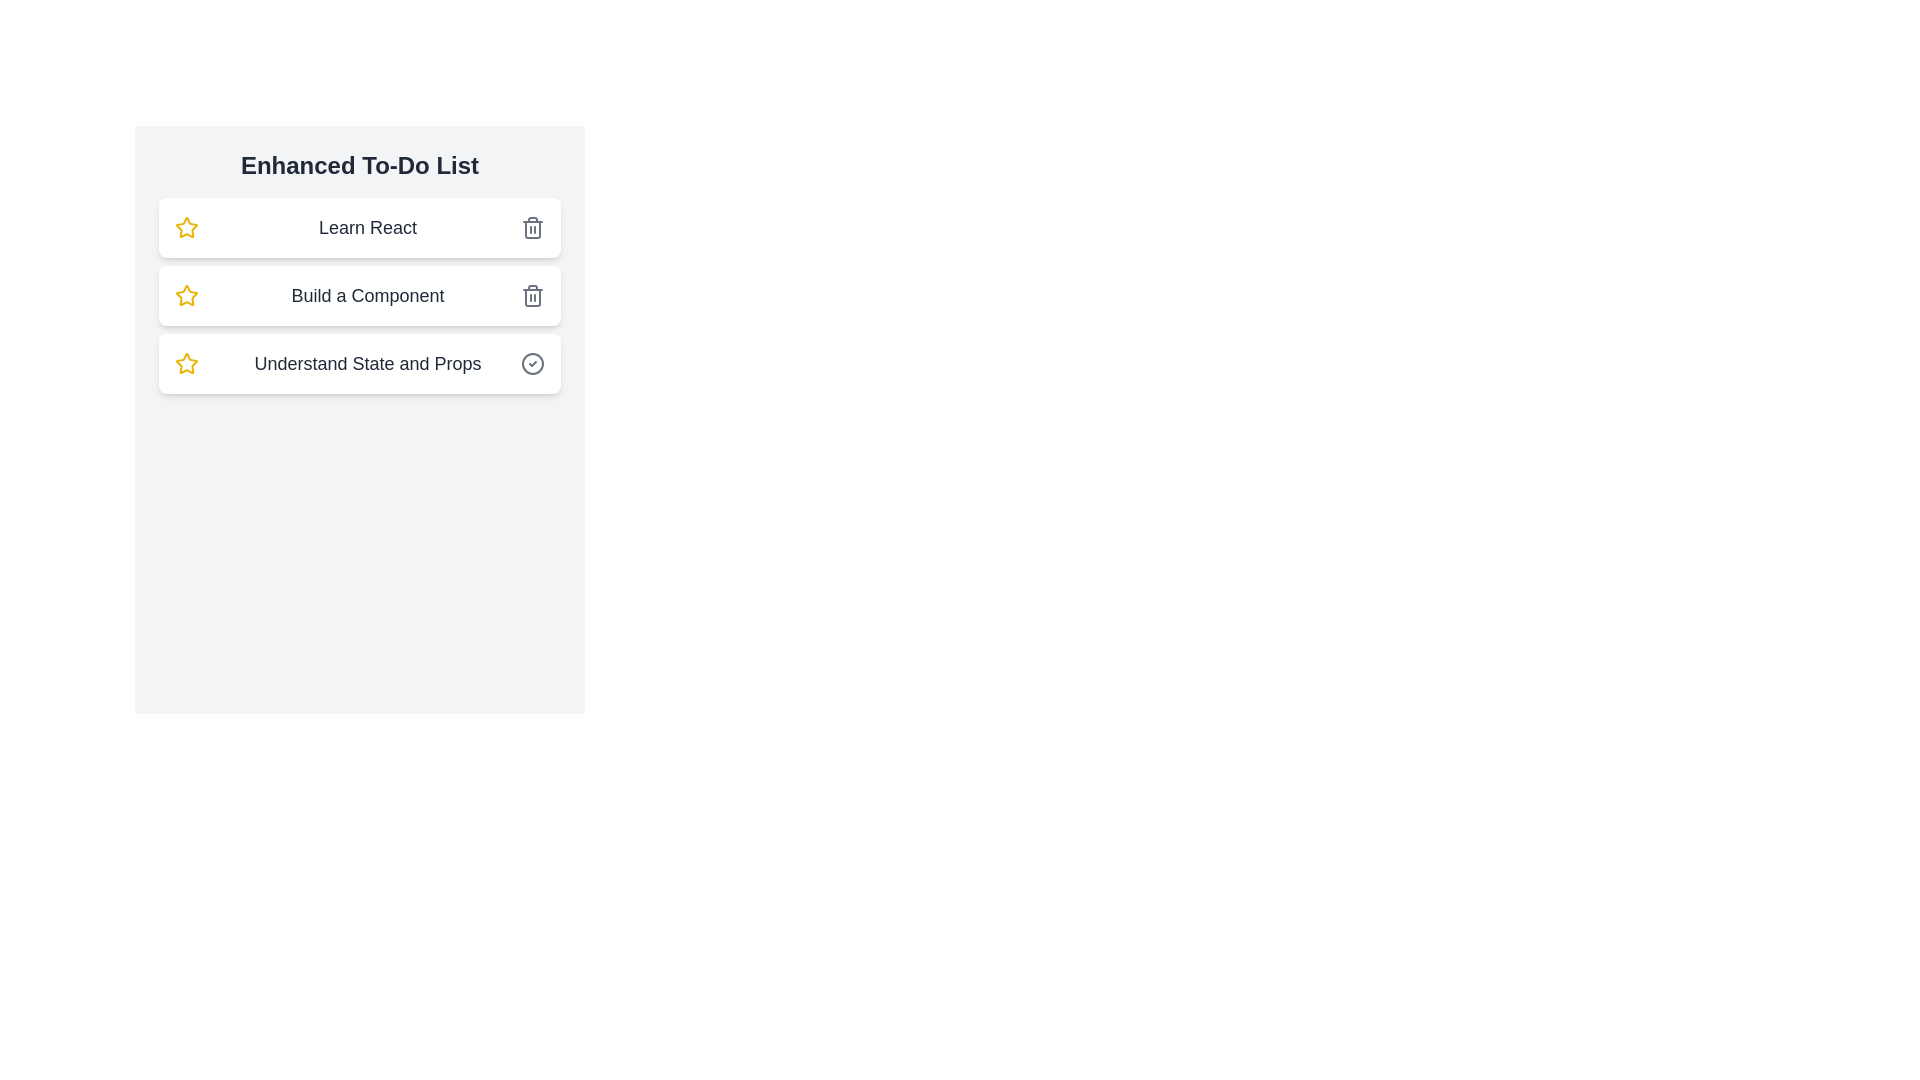 The width and height of the screenshot is (1920, 1080). What do you see at coordinates (368, 363) in the screenshot?
I see `the text label displaying 'Understand State and Props', which is the last item` at bounding box center [368, 363].